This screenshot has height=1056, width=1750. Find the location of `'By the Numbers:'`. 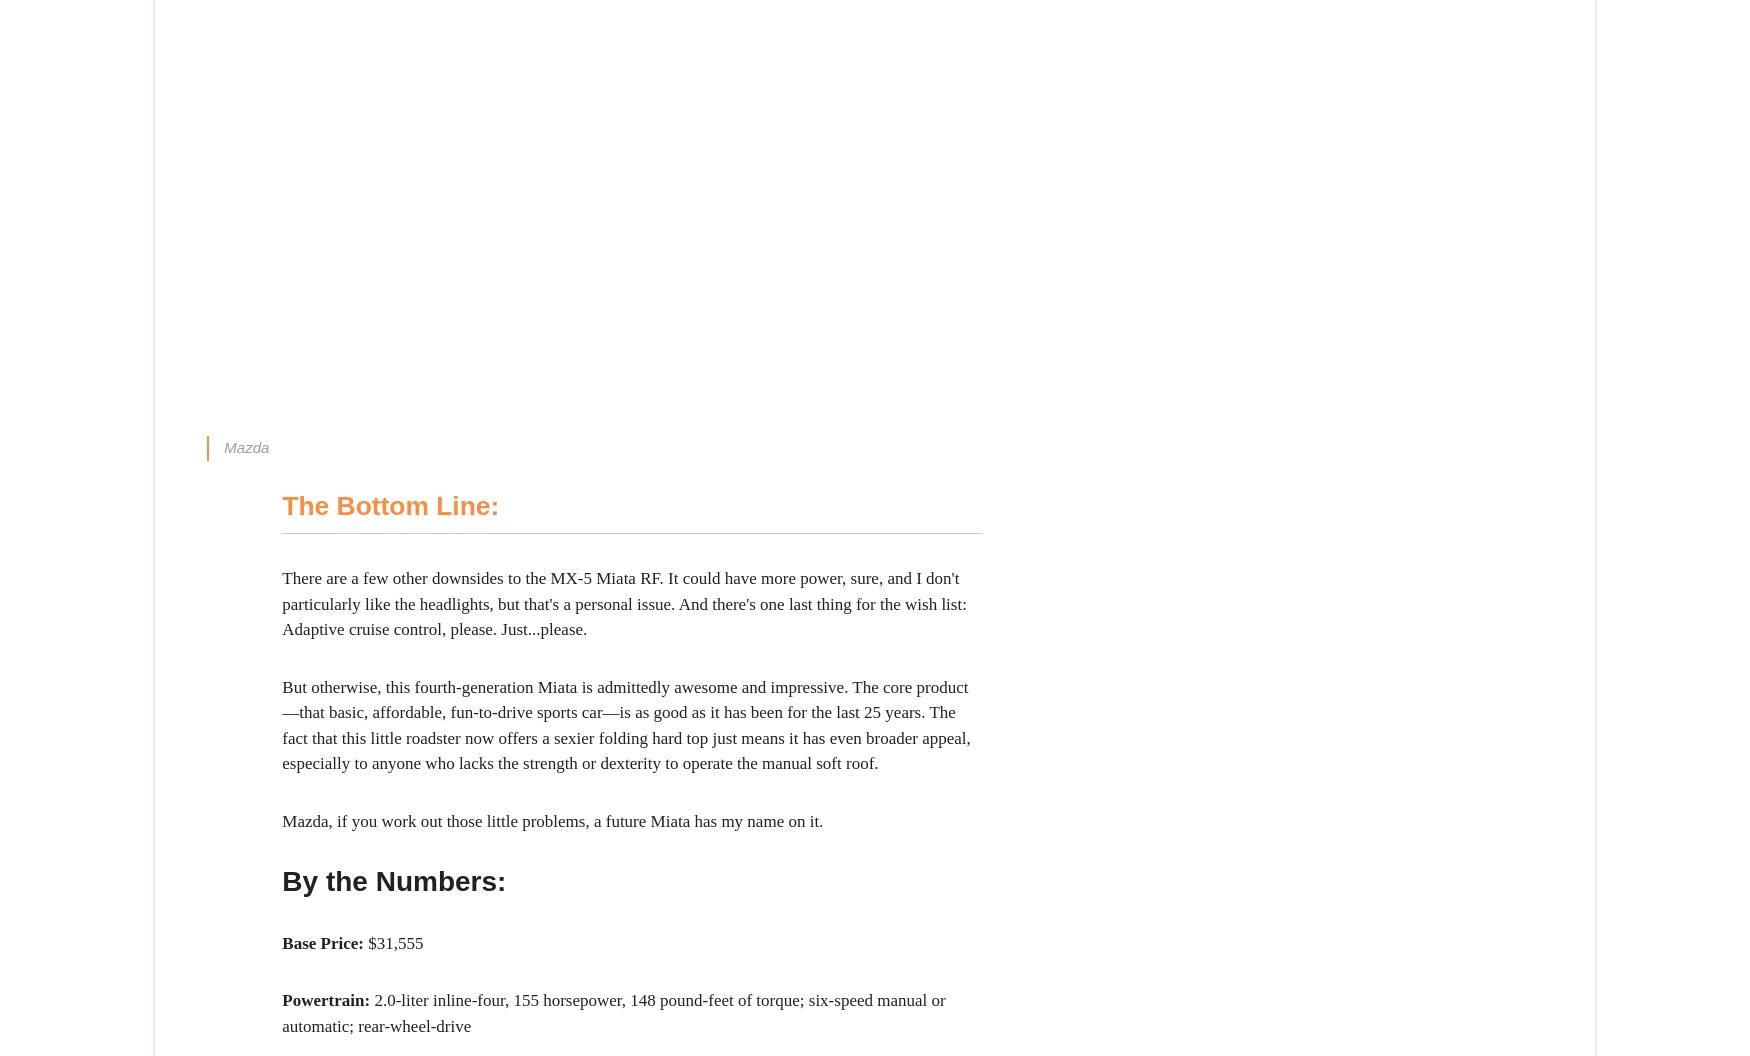

'By the Numbers:' is located at coordinates (392, 880).